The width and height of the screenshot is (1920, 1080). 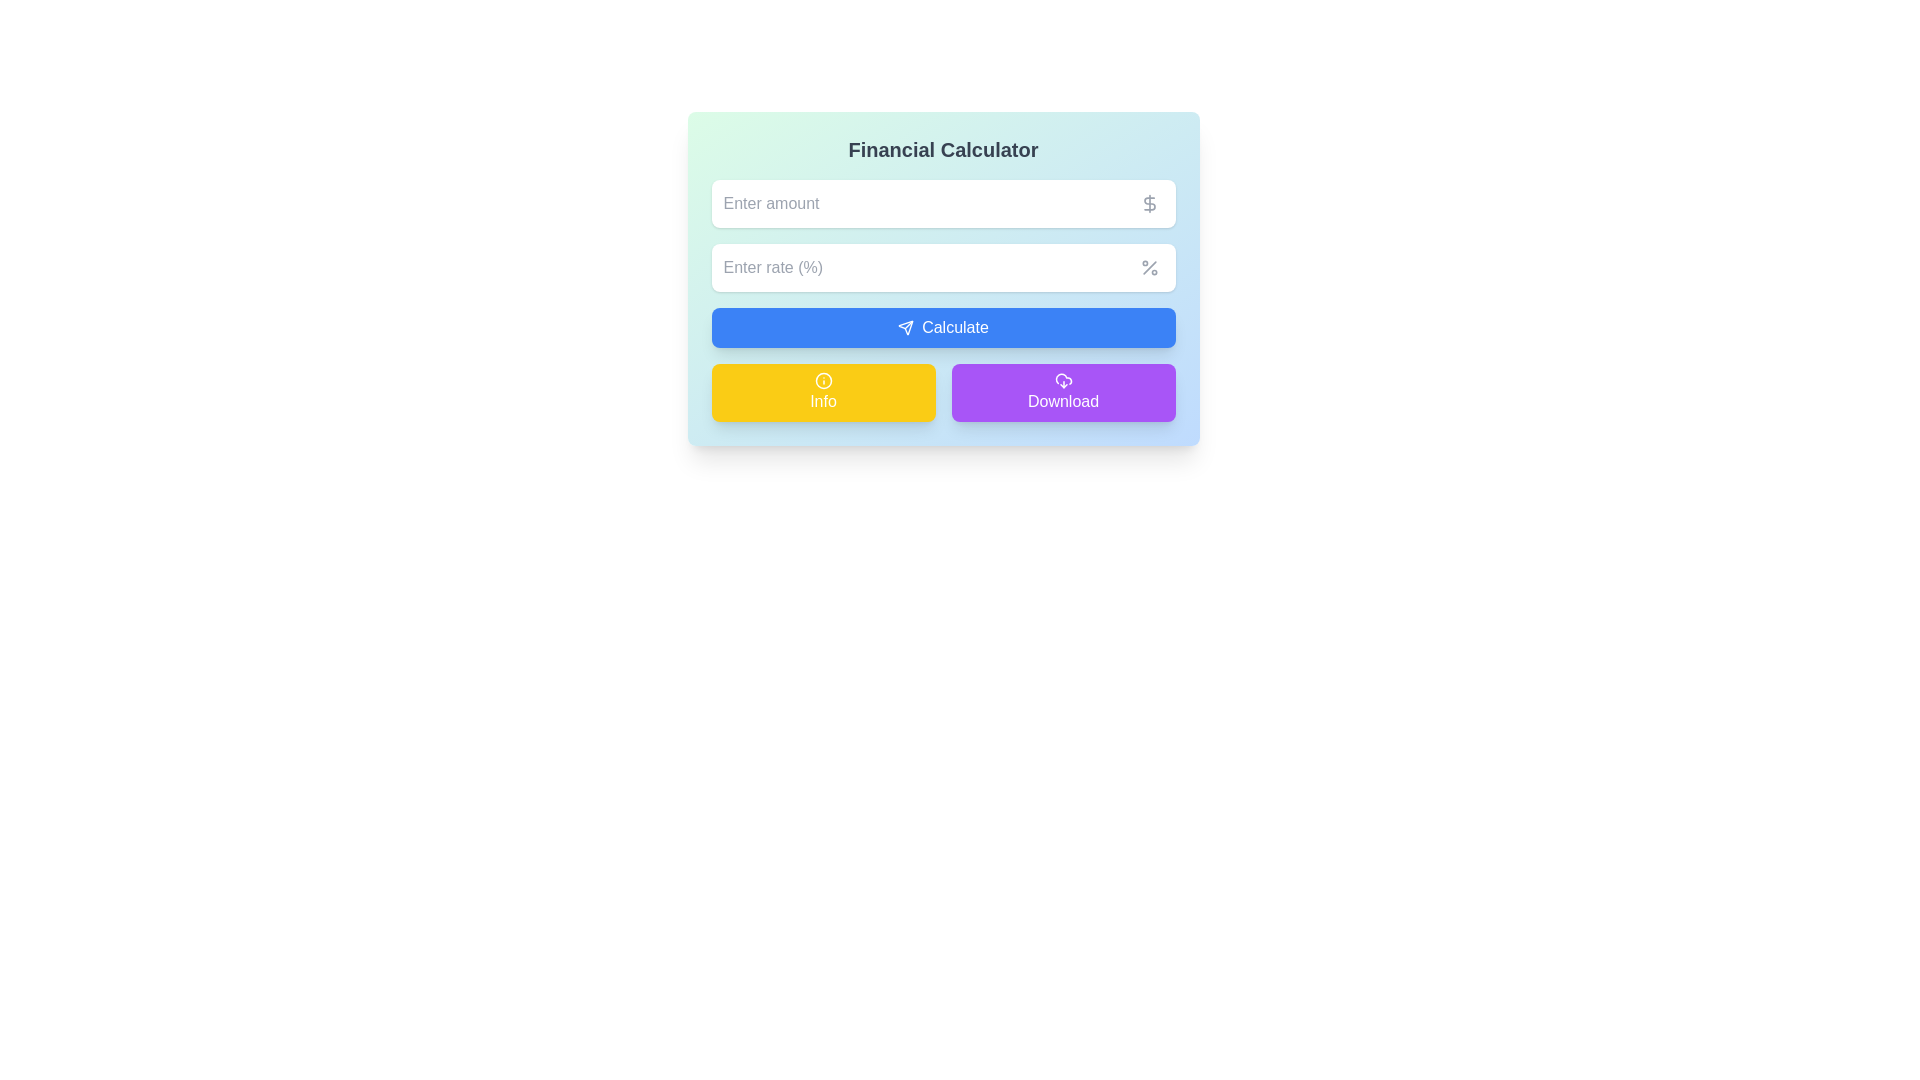 I want to click on the dollar sign icon, which is gray and styled in a modern minimalist design, located to the right of the 'Enter amount' input field within the calculator interface, so click(x=1149, y=204).